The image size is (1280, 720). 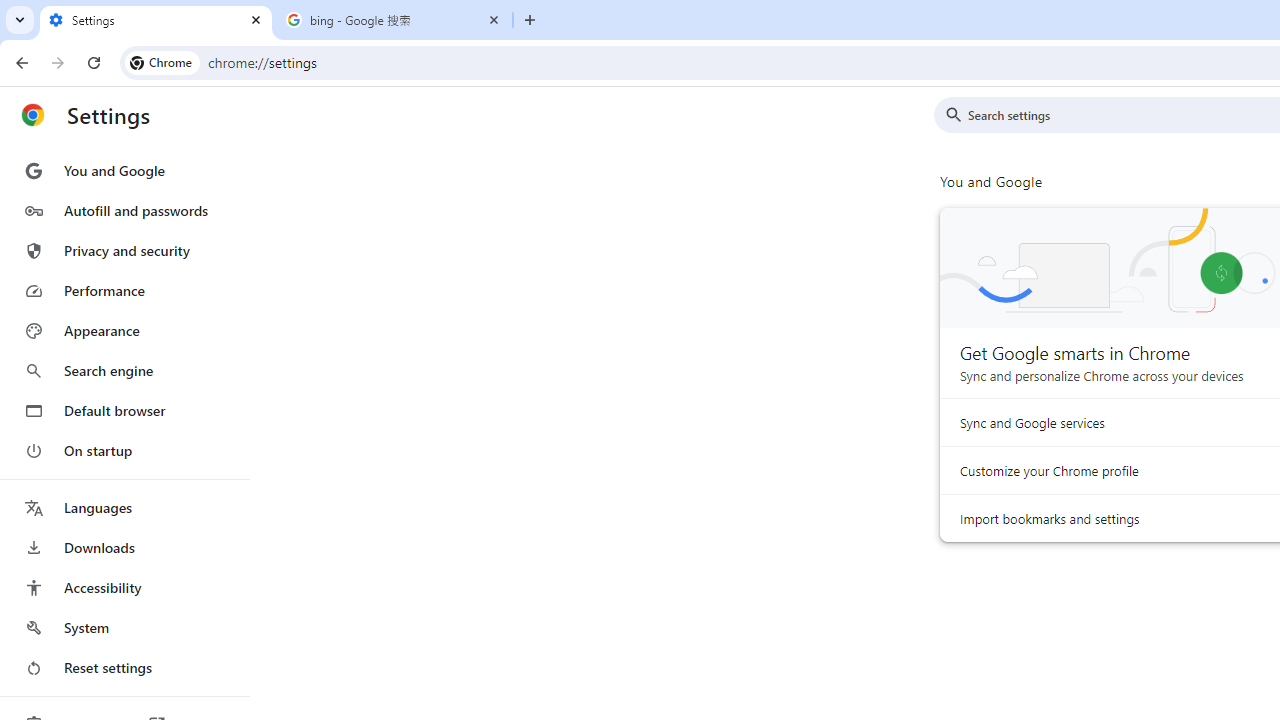 What do you see at coordinates (155, 20) in the screenshot?
I see `'Settings'` at bounding box center [155, 20].